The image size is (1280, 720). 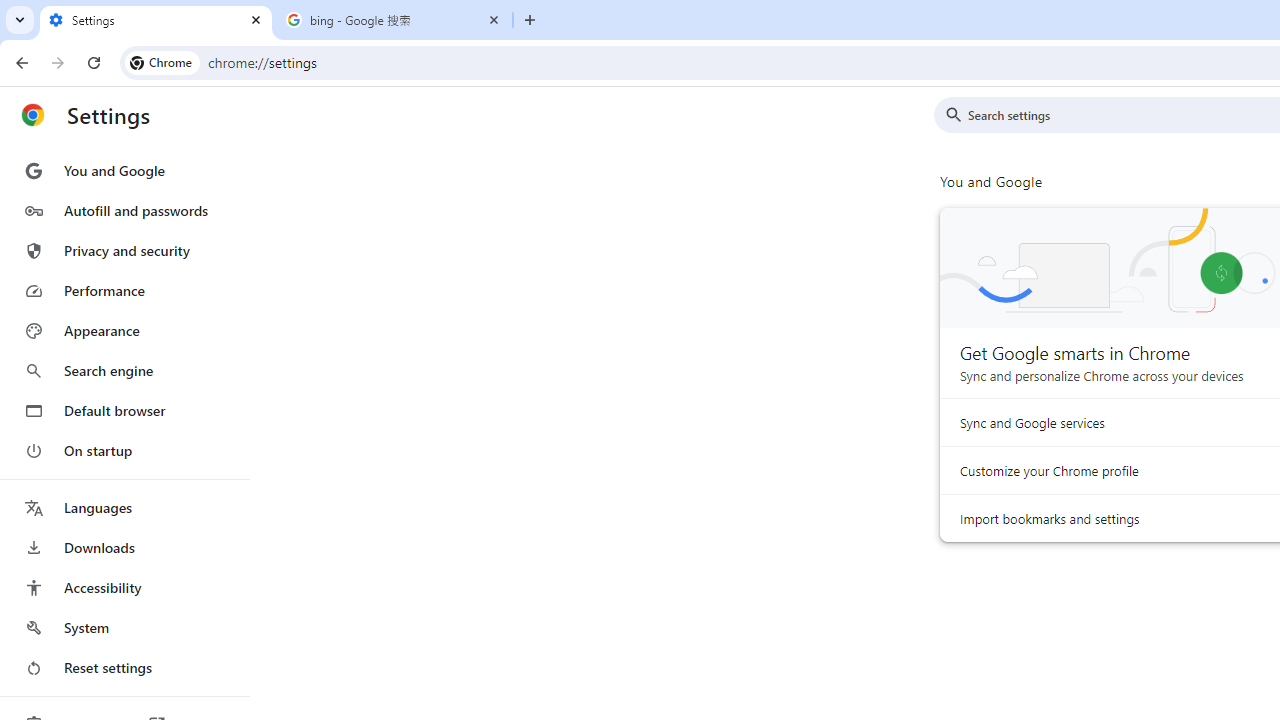 What do you see at coordinates (155, 20) in the screenshot?
I see `'Settings'` at bounding box center [155, 20].